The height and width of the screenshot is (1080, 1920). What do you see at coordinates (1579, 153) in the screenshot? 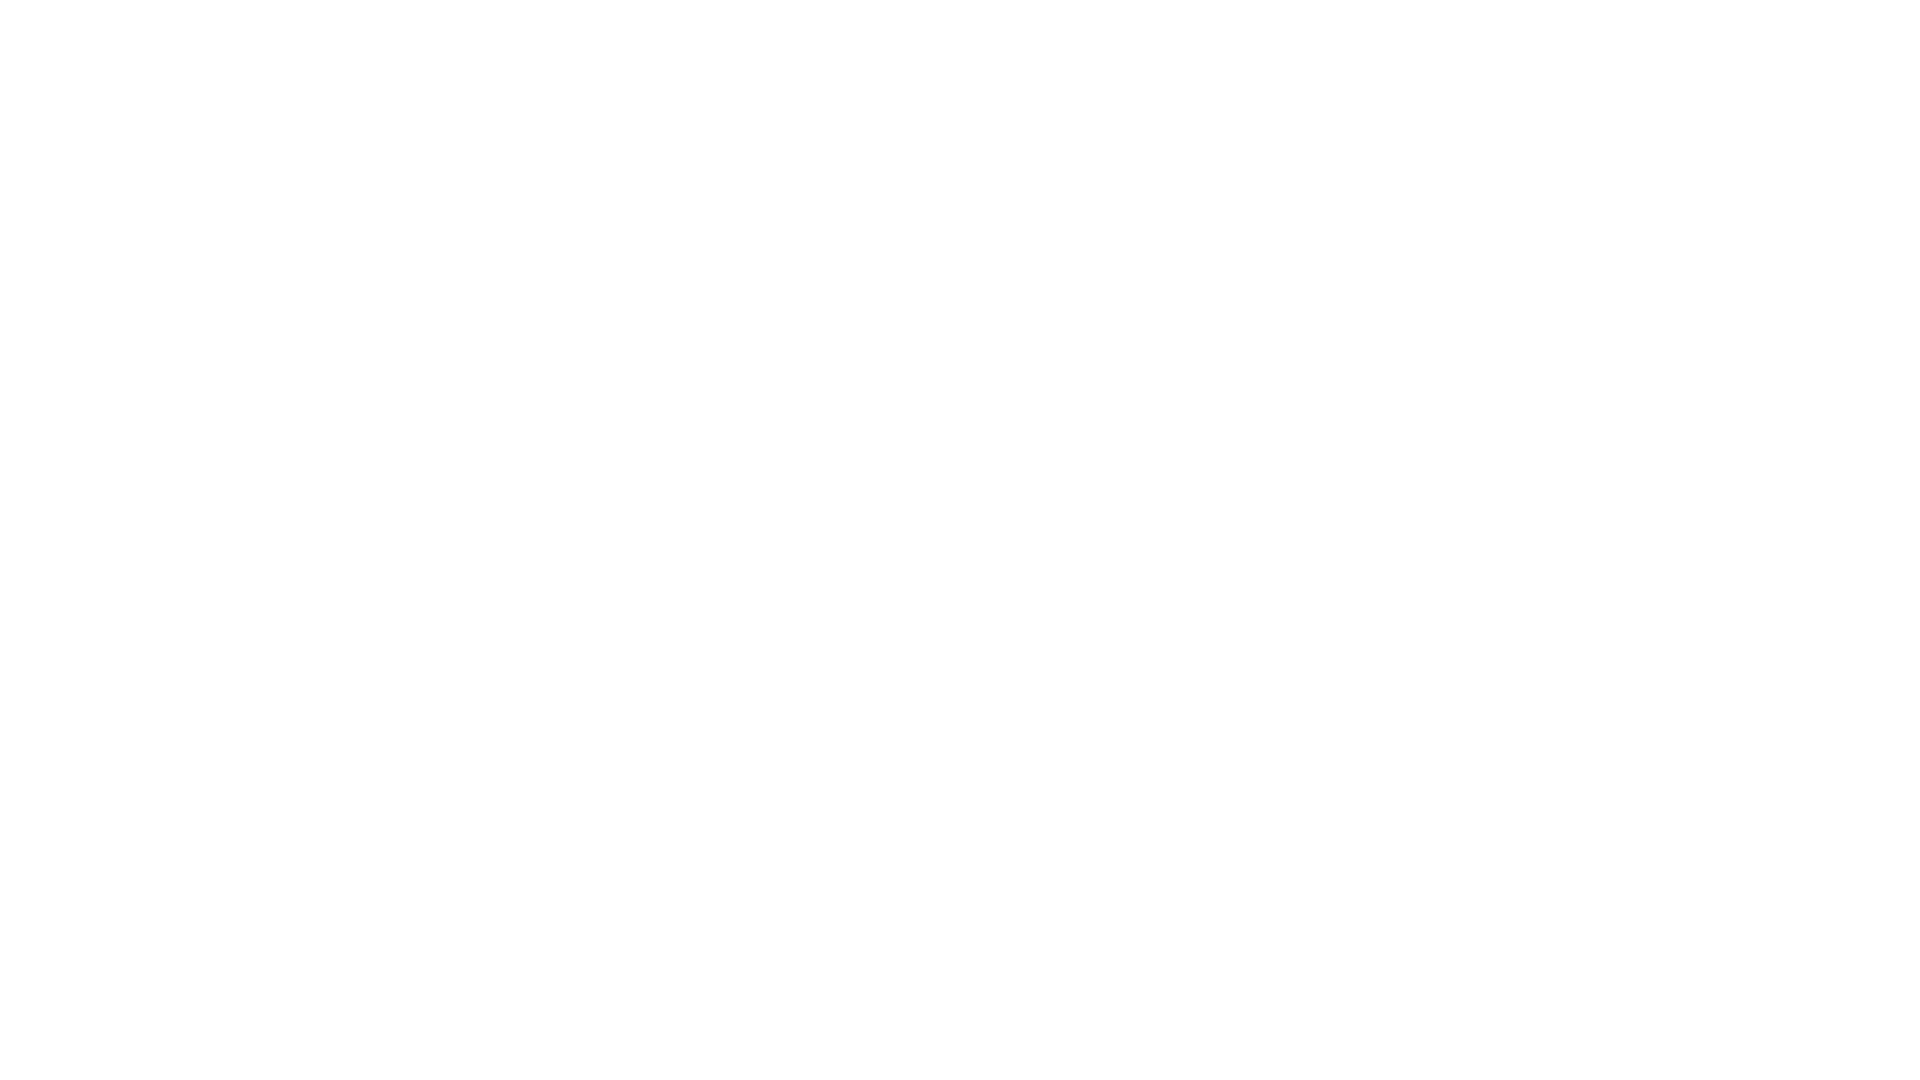
I see `Switch to Grid View` at bounding box center [1579, 153].